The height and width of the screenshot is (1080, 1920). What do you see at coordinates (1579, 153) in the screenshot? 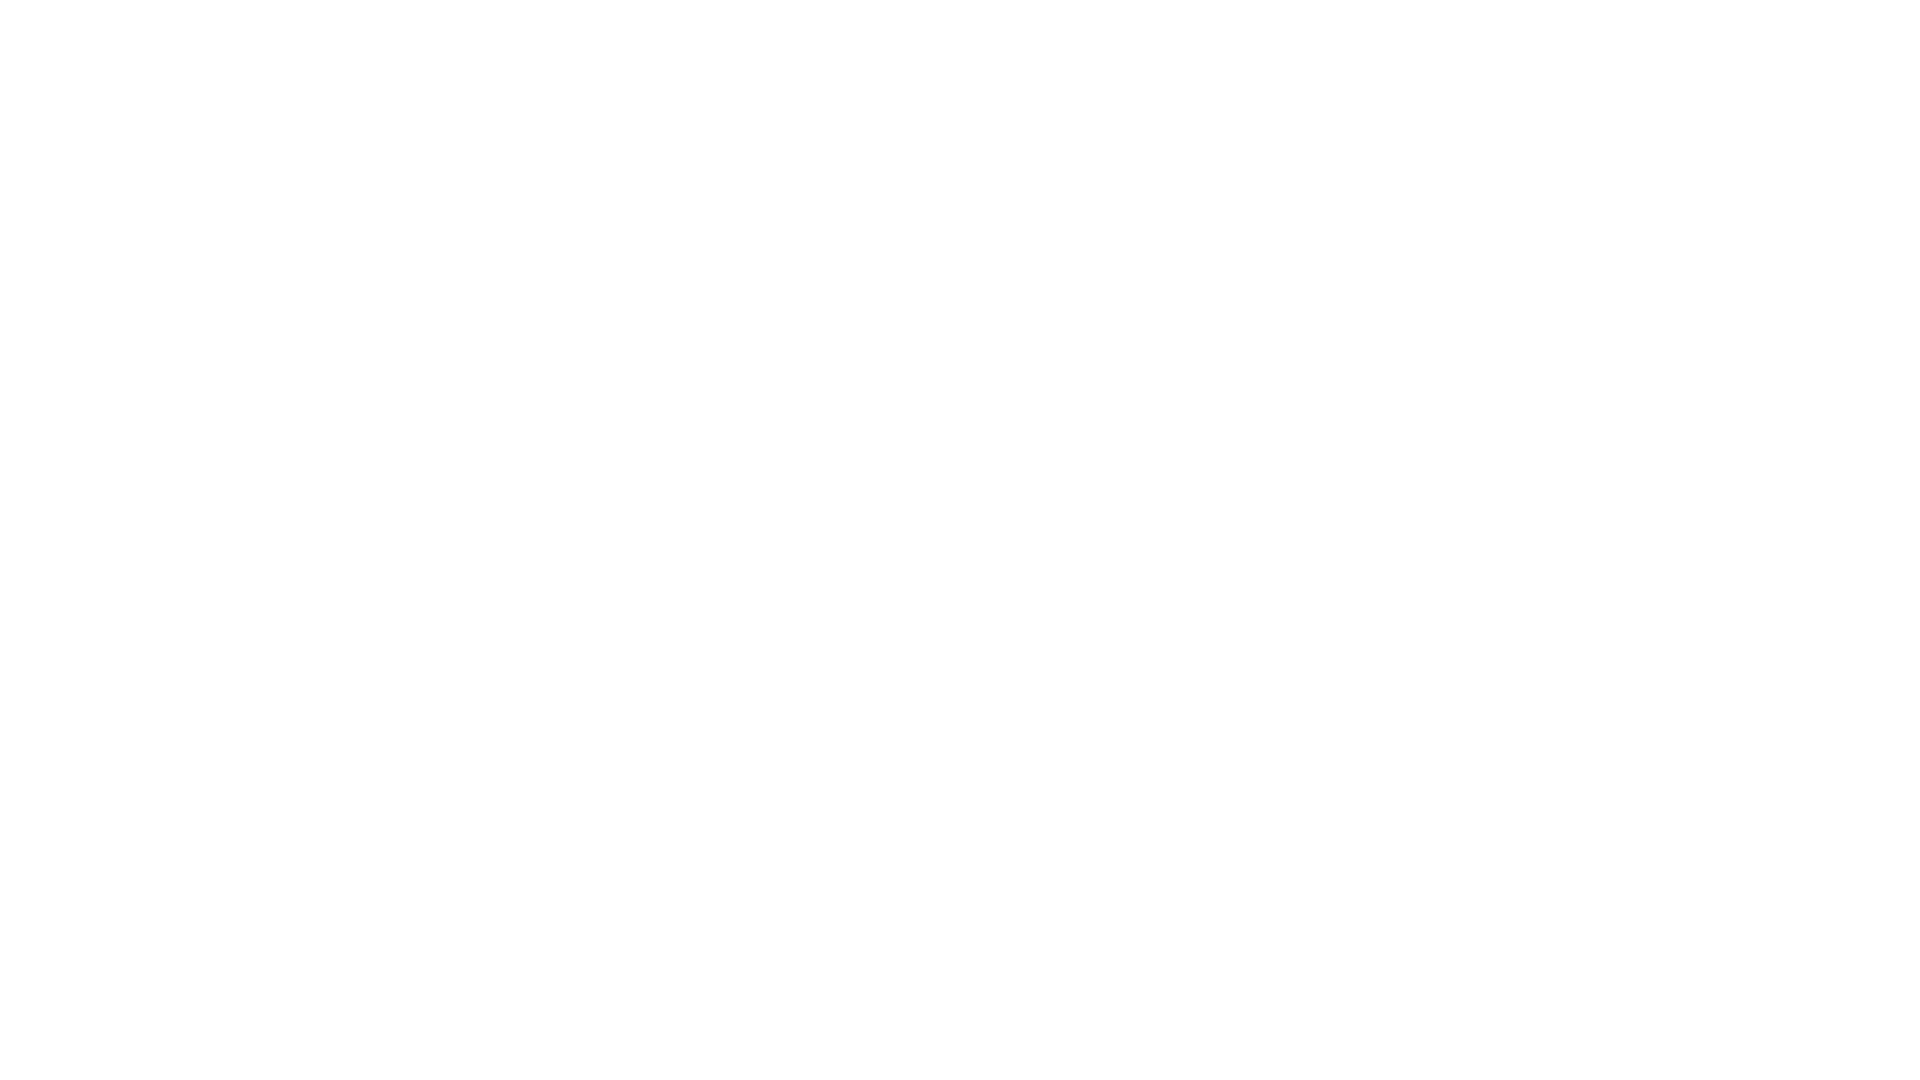
I see `Switch to Grid View` at bounding box center [1579, 153].